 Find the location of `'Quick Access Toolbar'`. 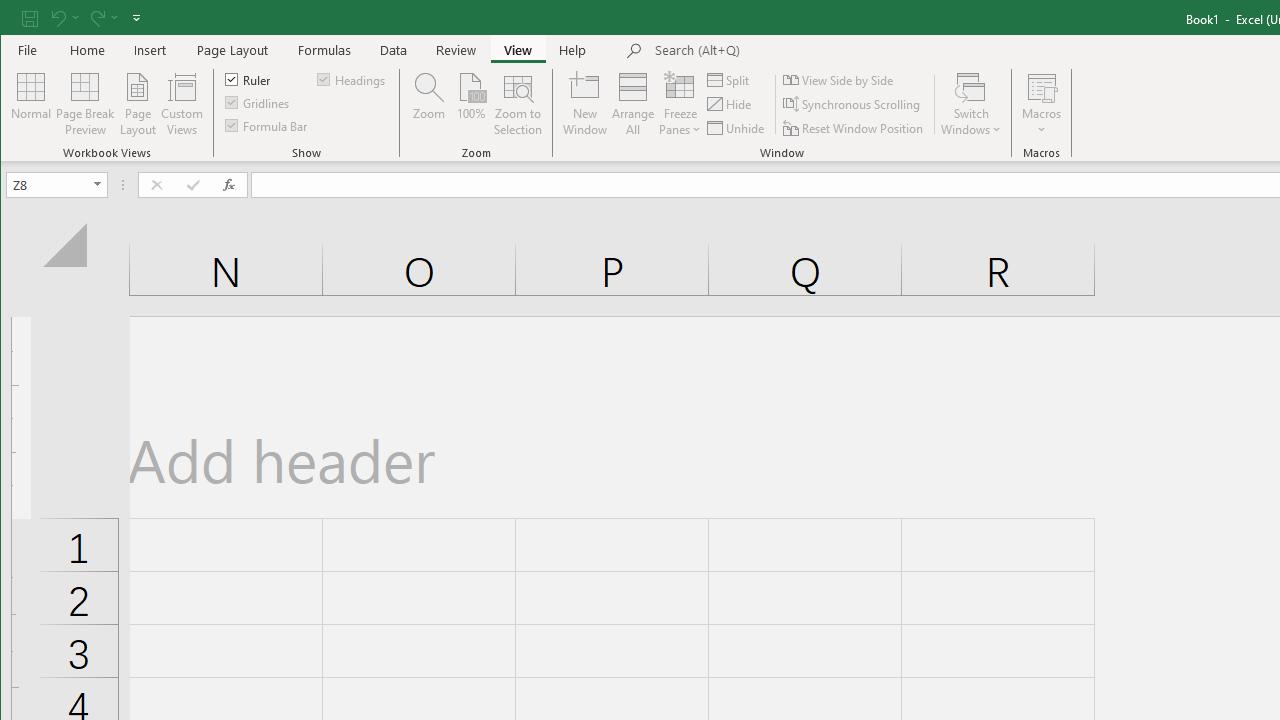

'Quick Access Toolbar' is located at coordinates (82, 18).